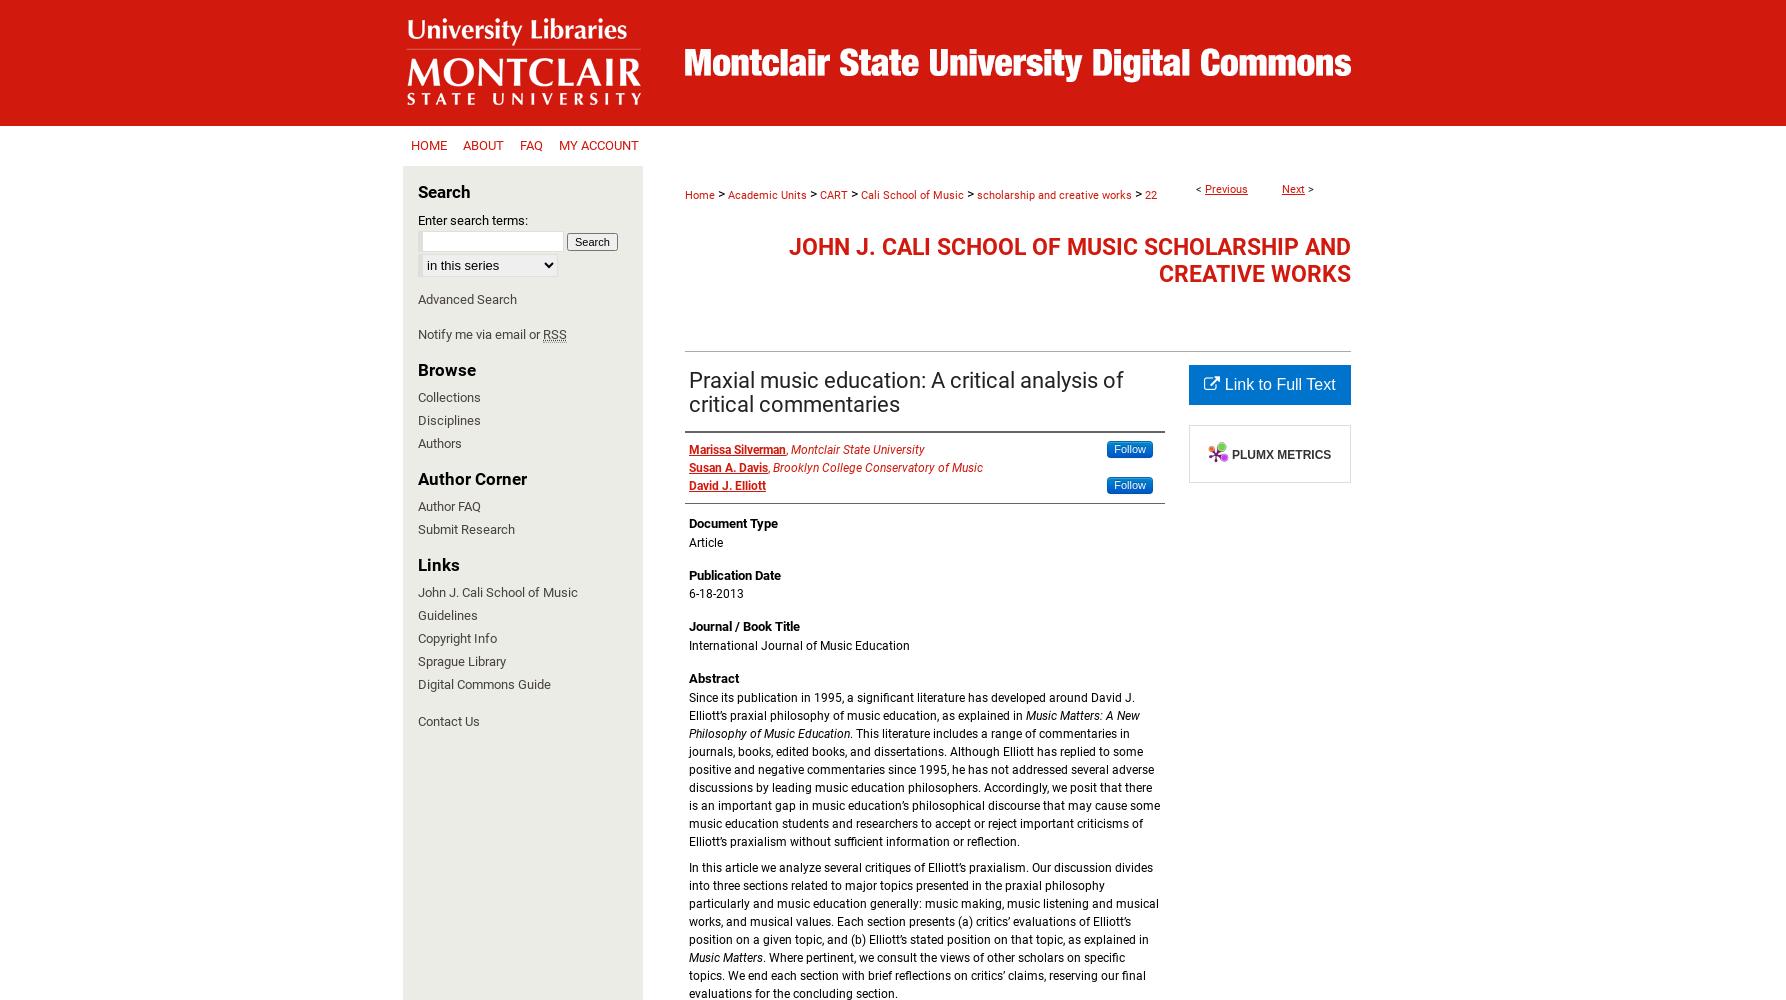  Describe the element at coordinates (911, 705) in the screenshot. I see `'Since its publication in 1995, a significant literature has developed around David J. Elliott’s praxial philosophy of music education, as explained in'` at that location.